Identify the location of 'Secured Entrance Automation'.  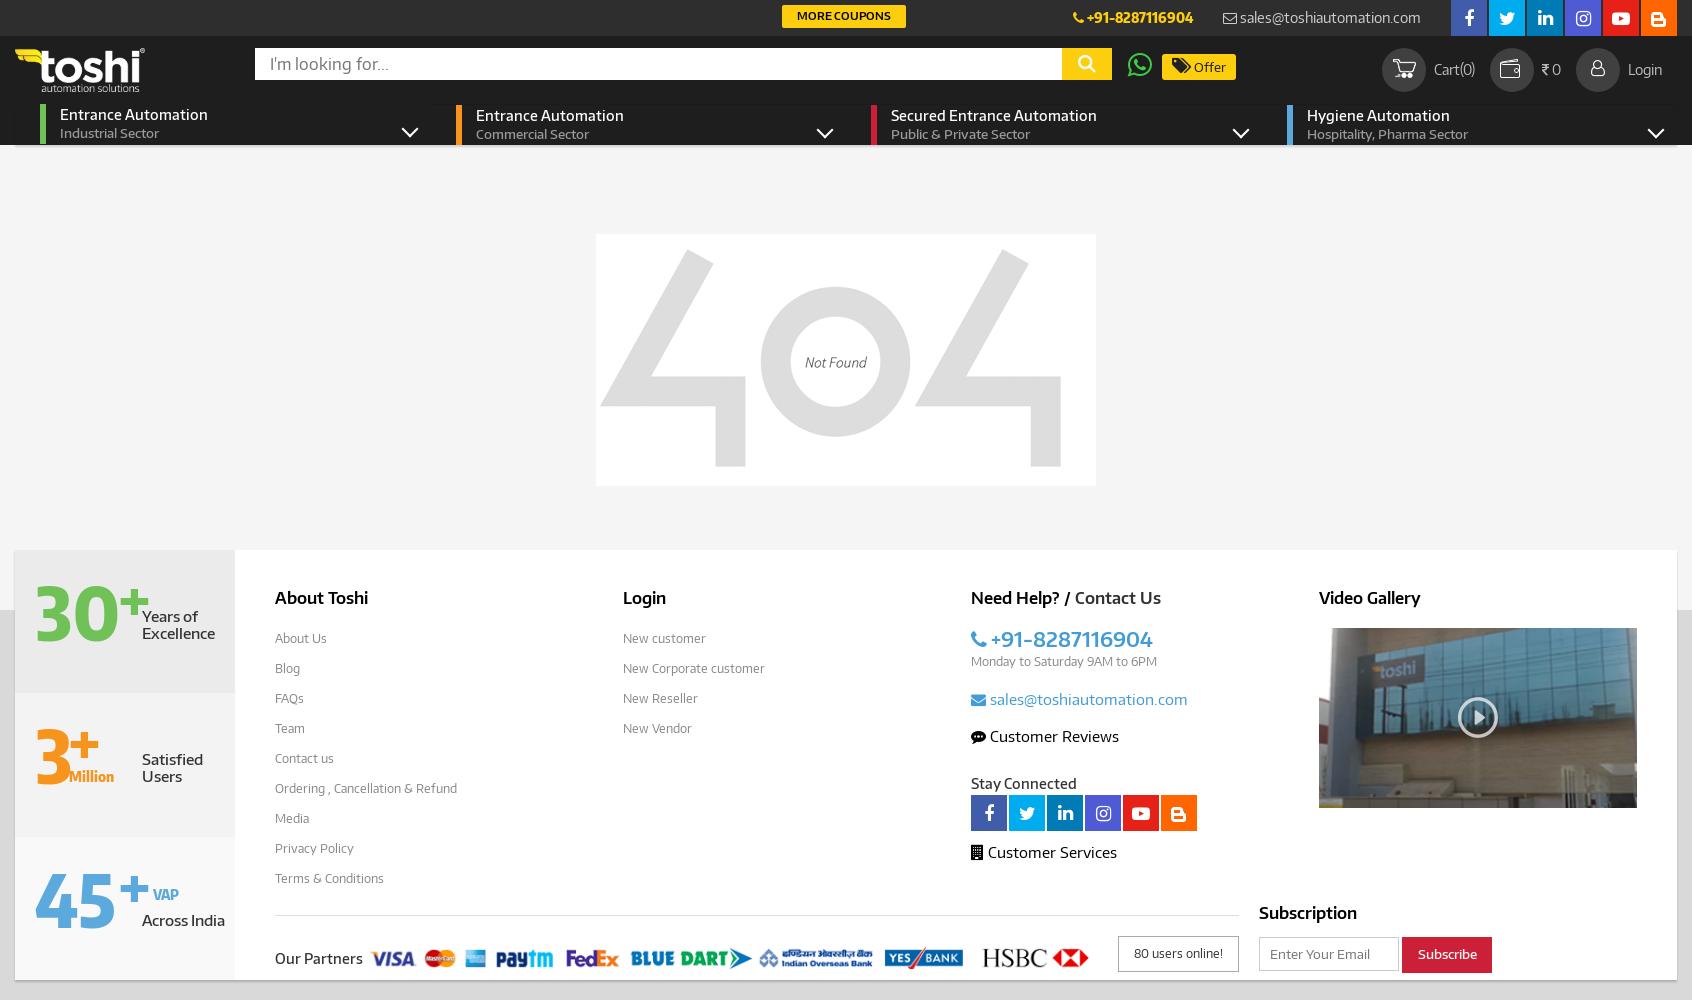
(993, 114).